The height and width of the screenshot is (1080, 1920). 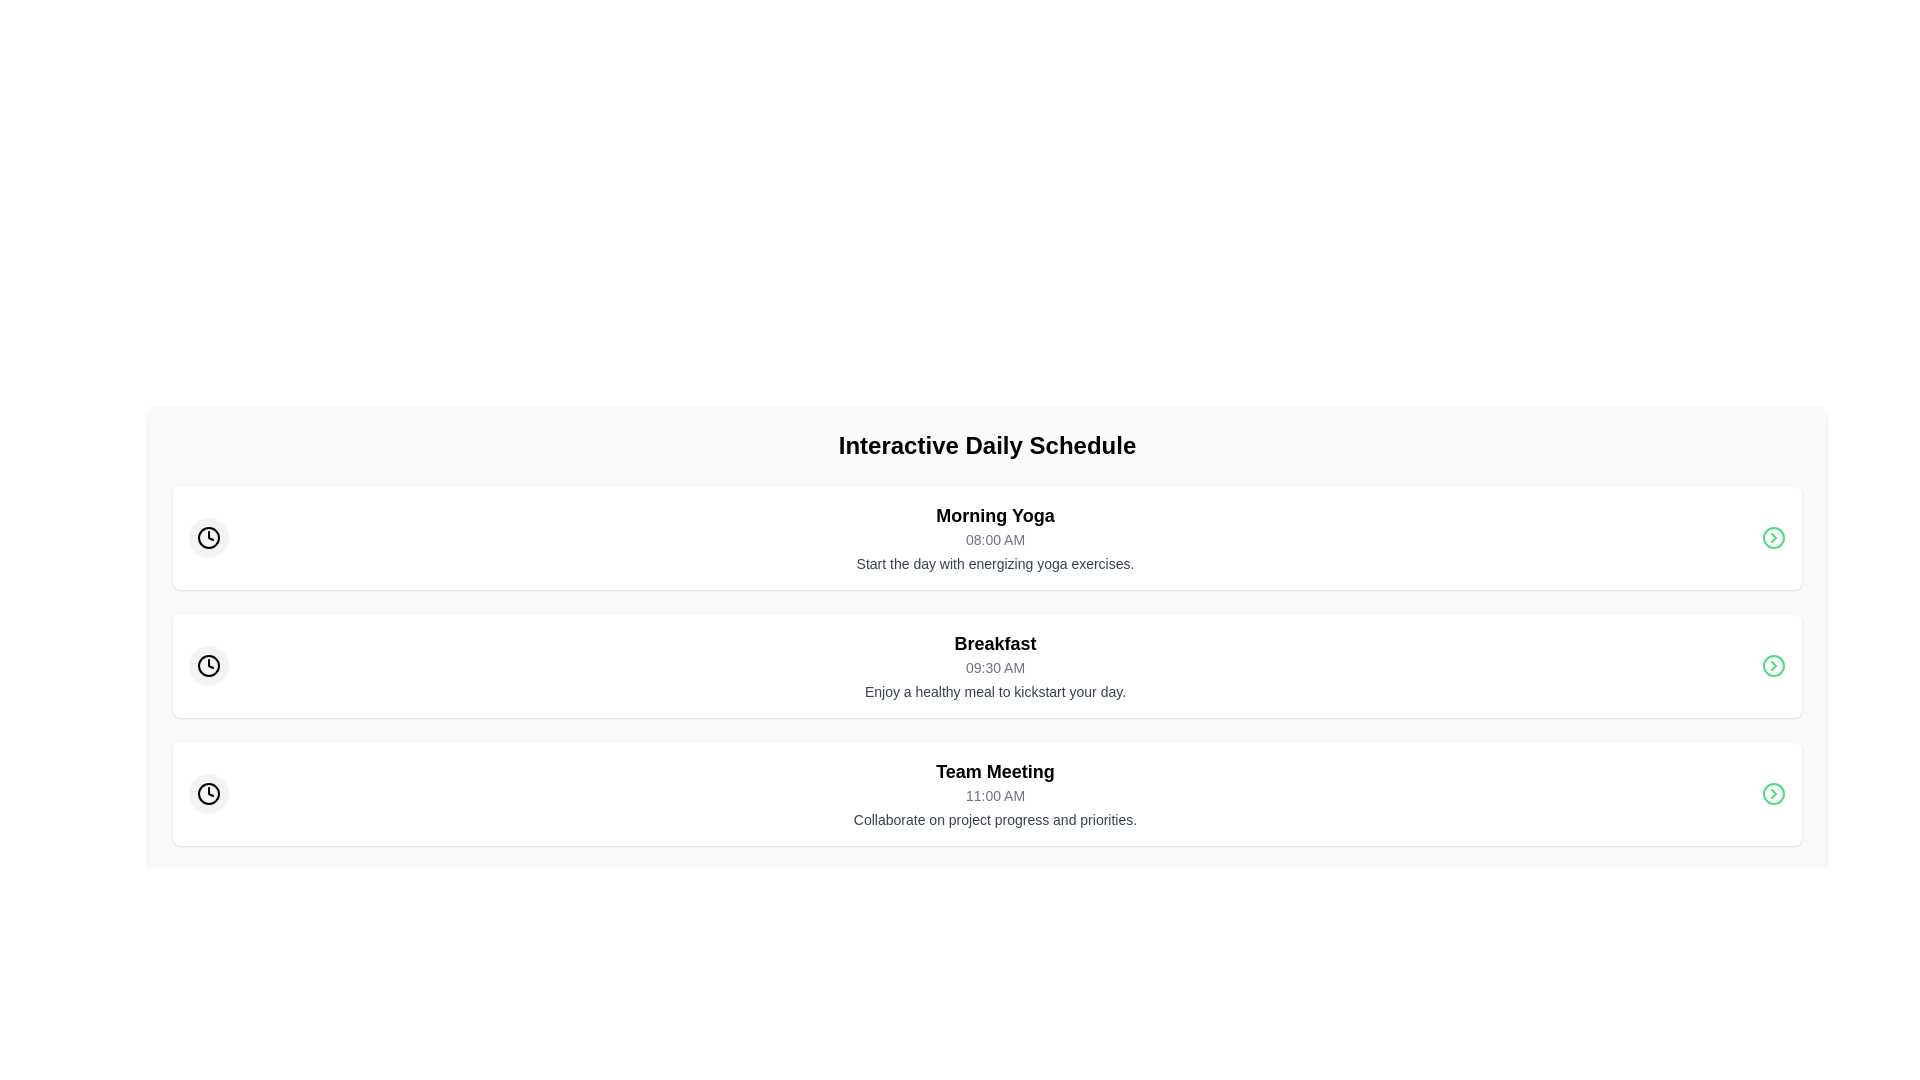 What do you see at coordinates (995, 770) in the screenshot?
I see `text of the Text Label that identifies the context of the schedule event, positioned above the time '11:00 AM' and the description text` at bounding box center [995, 770].